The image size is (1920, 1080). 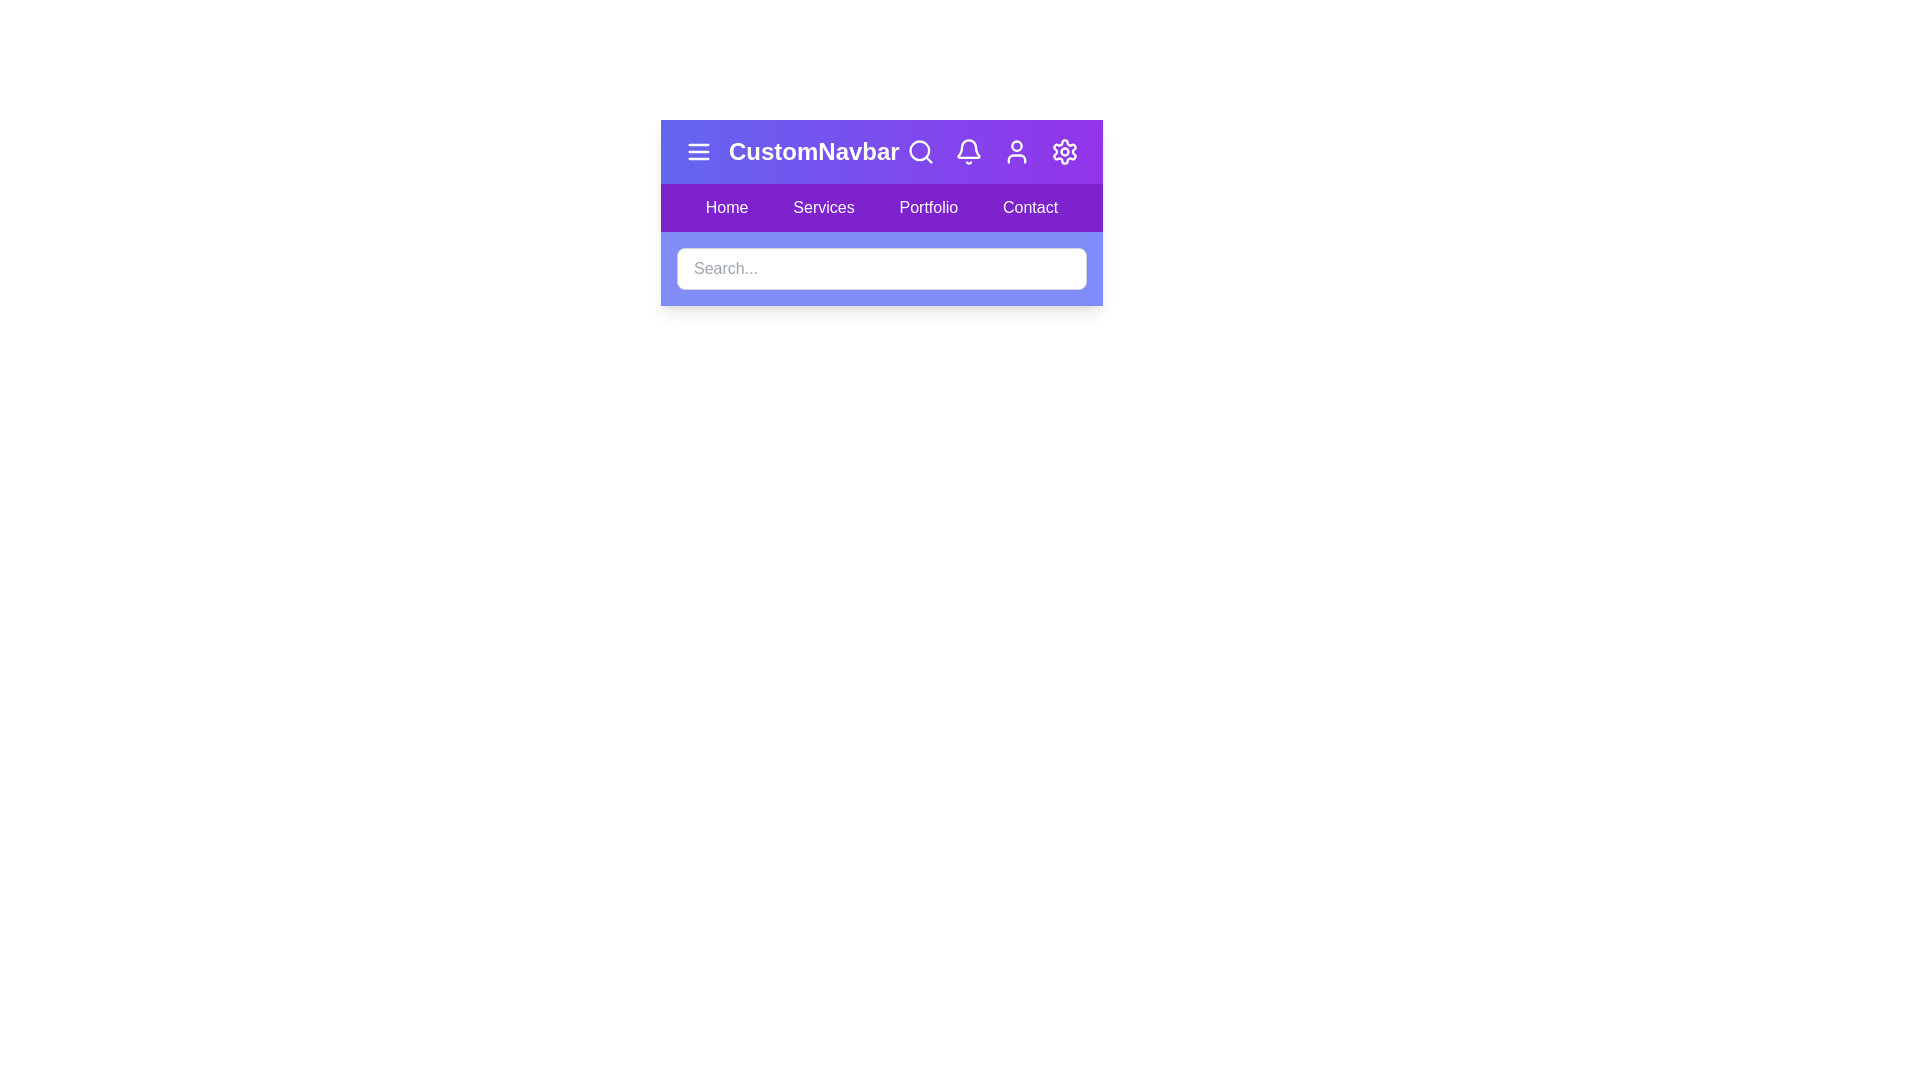 What do you see at coordinates (699, 150) in the screenshot?
I see `the menu button to toggle the menu visibility` at bounding box center [699, 150].